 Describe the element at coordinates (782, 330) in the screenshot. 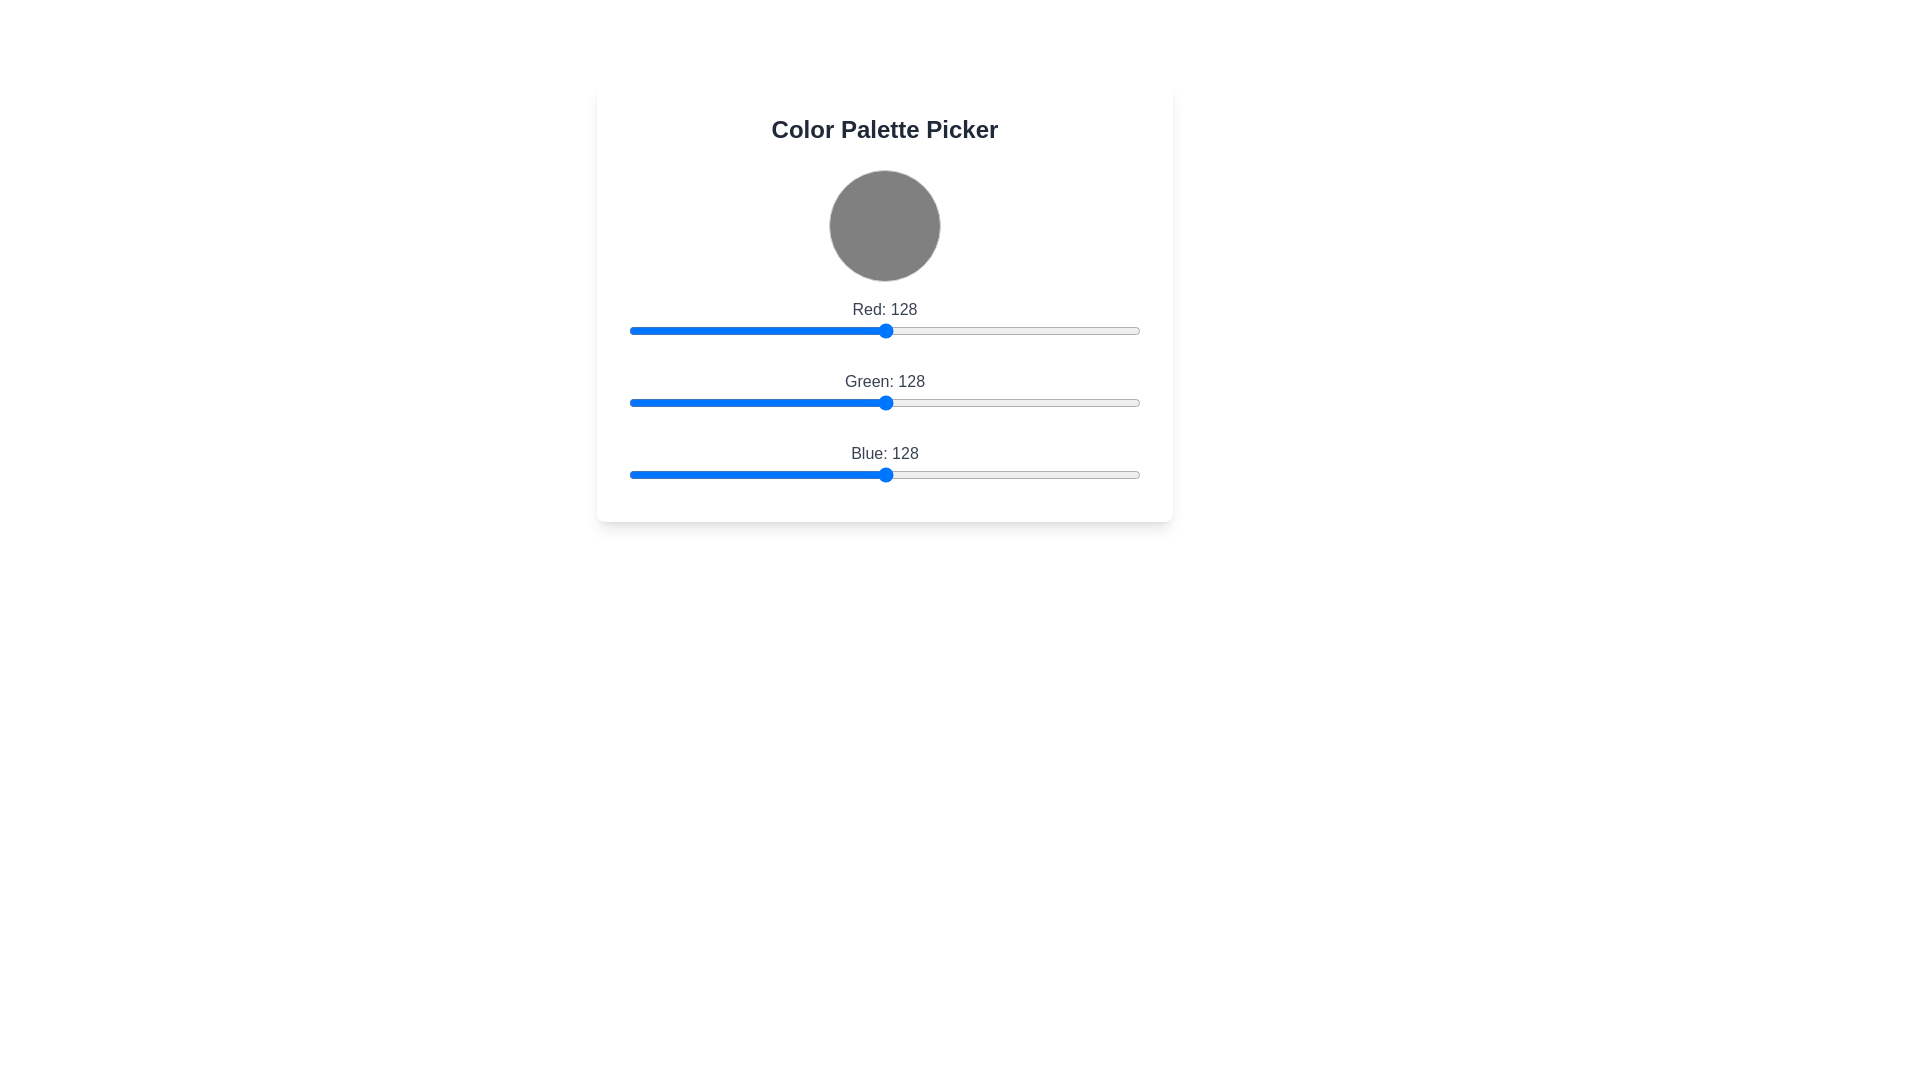

I see `the 'Red' color component` at that location.